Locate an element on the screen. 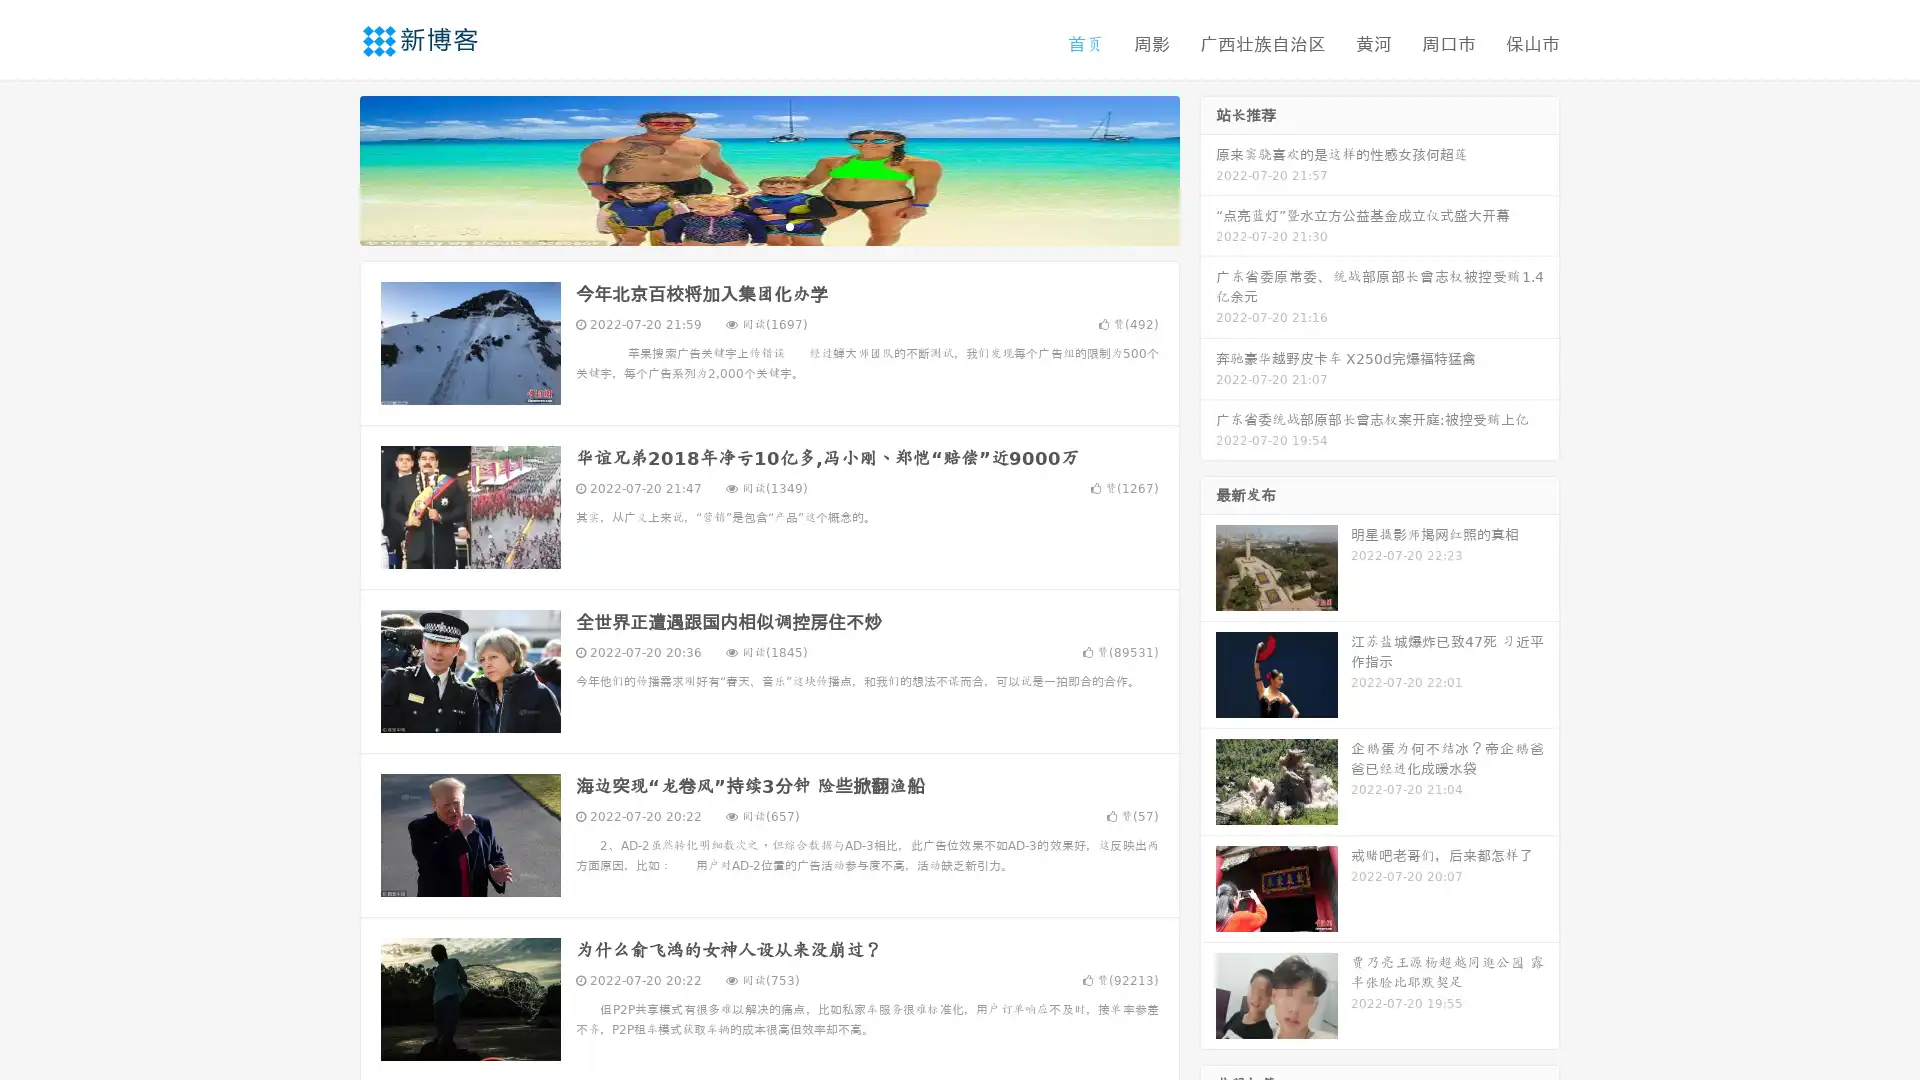  Previous slide is located at coordinates (330, 168).